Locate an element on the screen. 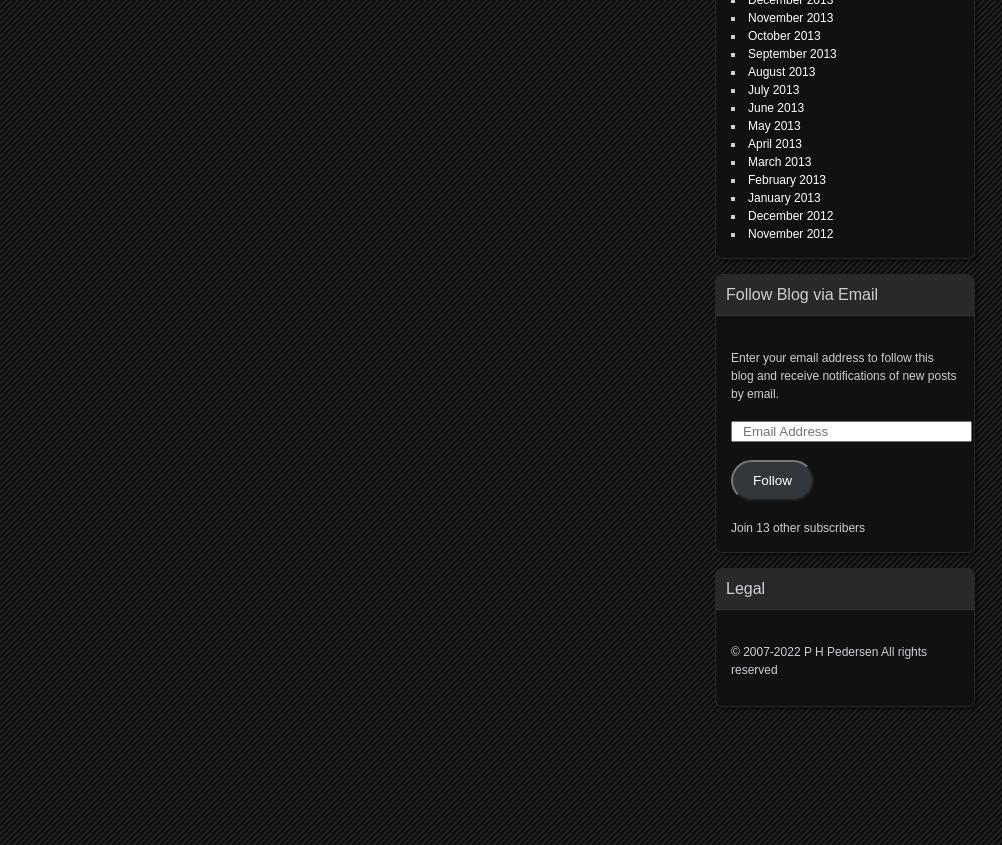 This screenshot has width=1002, height=845. 'Enter your email address to follow this blog and receive notifications of new posts by email.' is located at coordinates (730, 375).